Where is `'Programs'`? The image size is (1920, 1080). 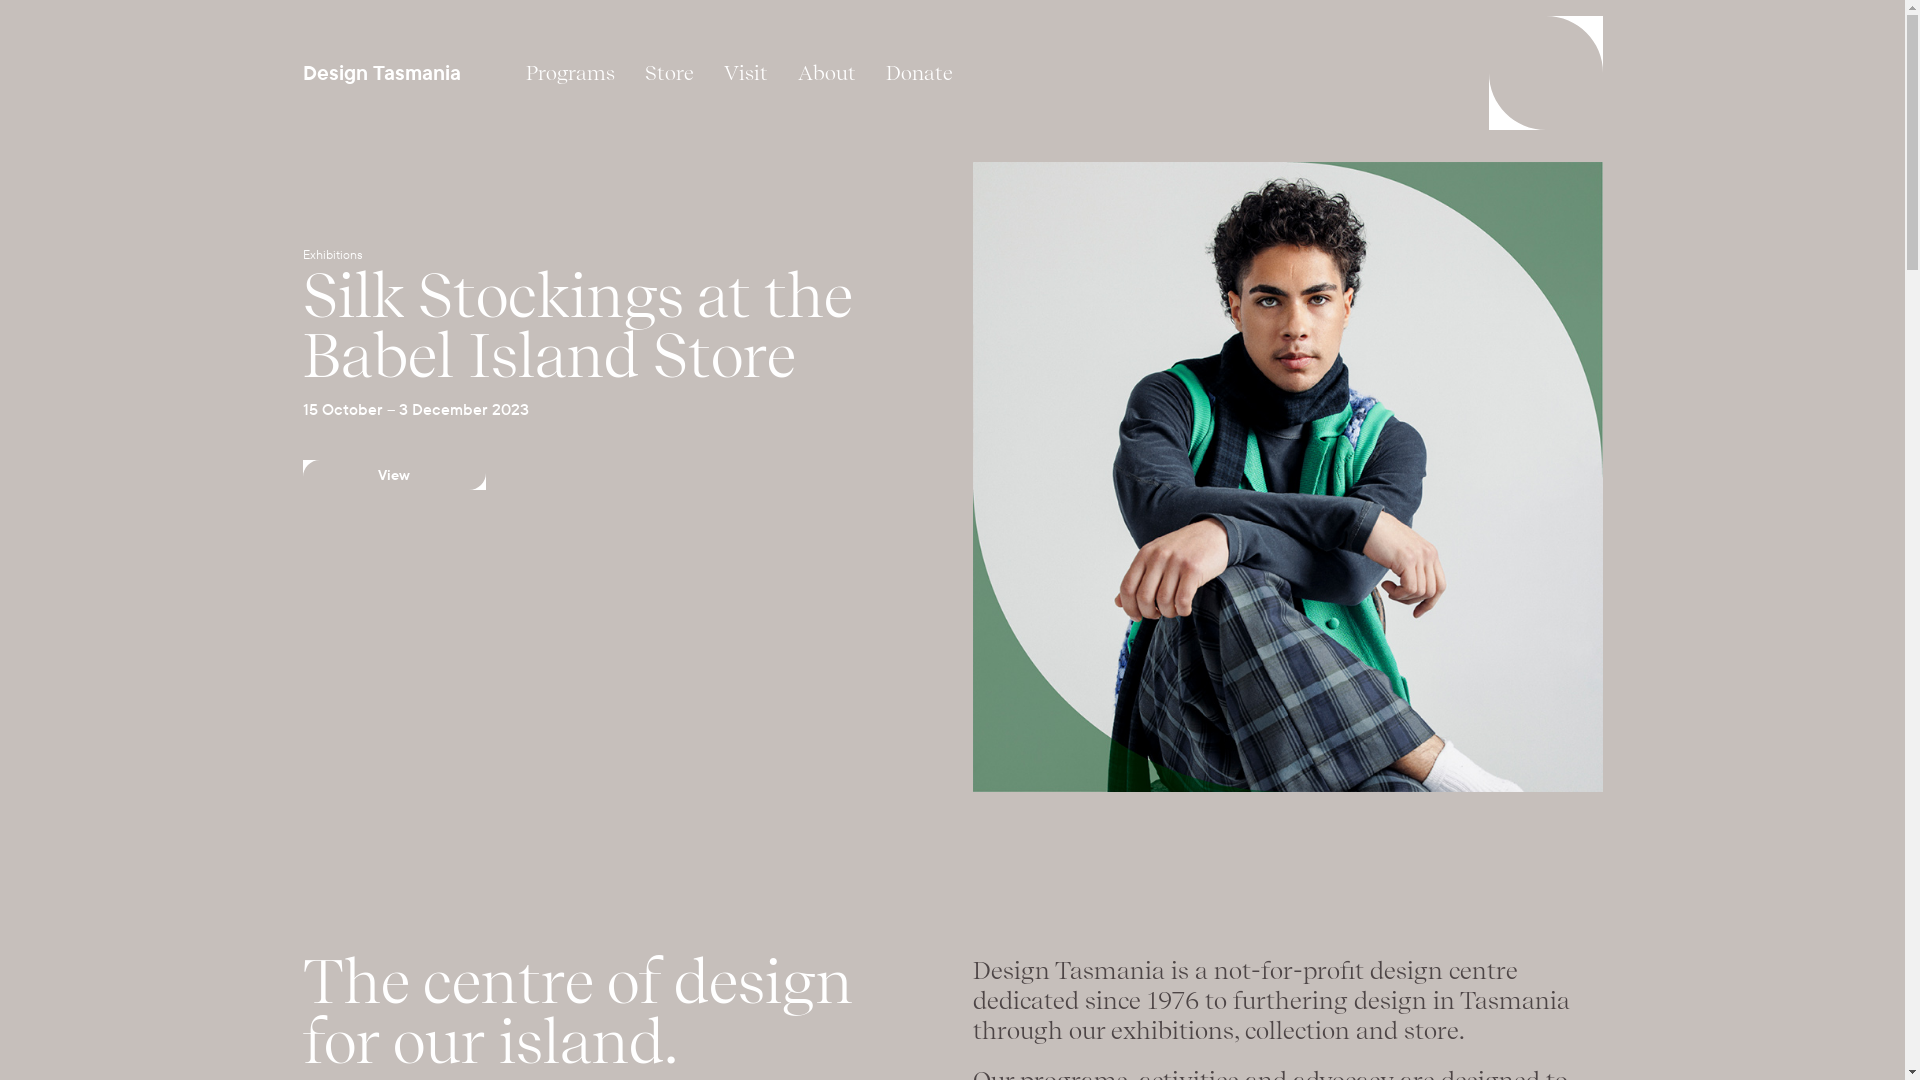
'Programs' is located at coordinates (509, 72).